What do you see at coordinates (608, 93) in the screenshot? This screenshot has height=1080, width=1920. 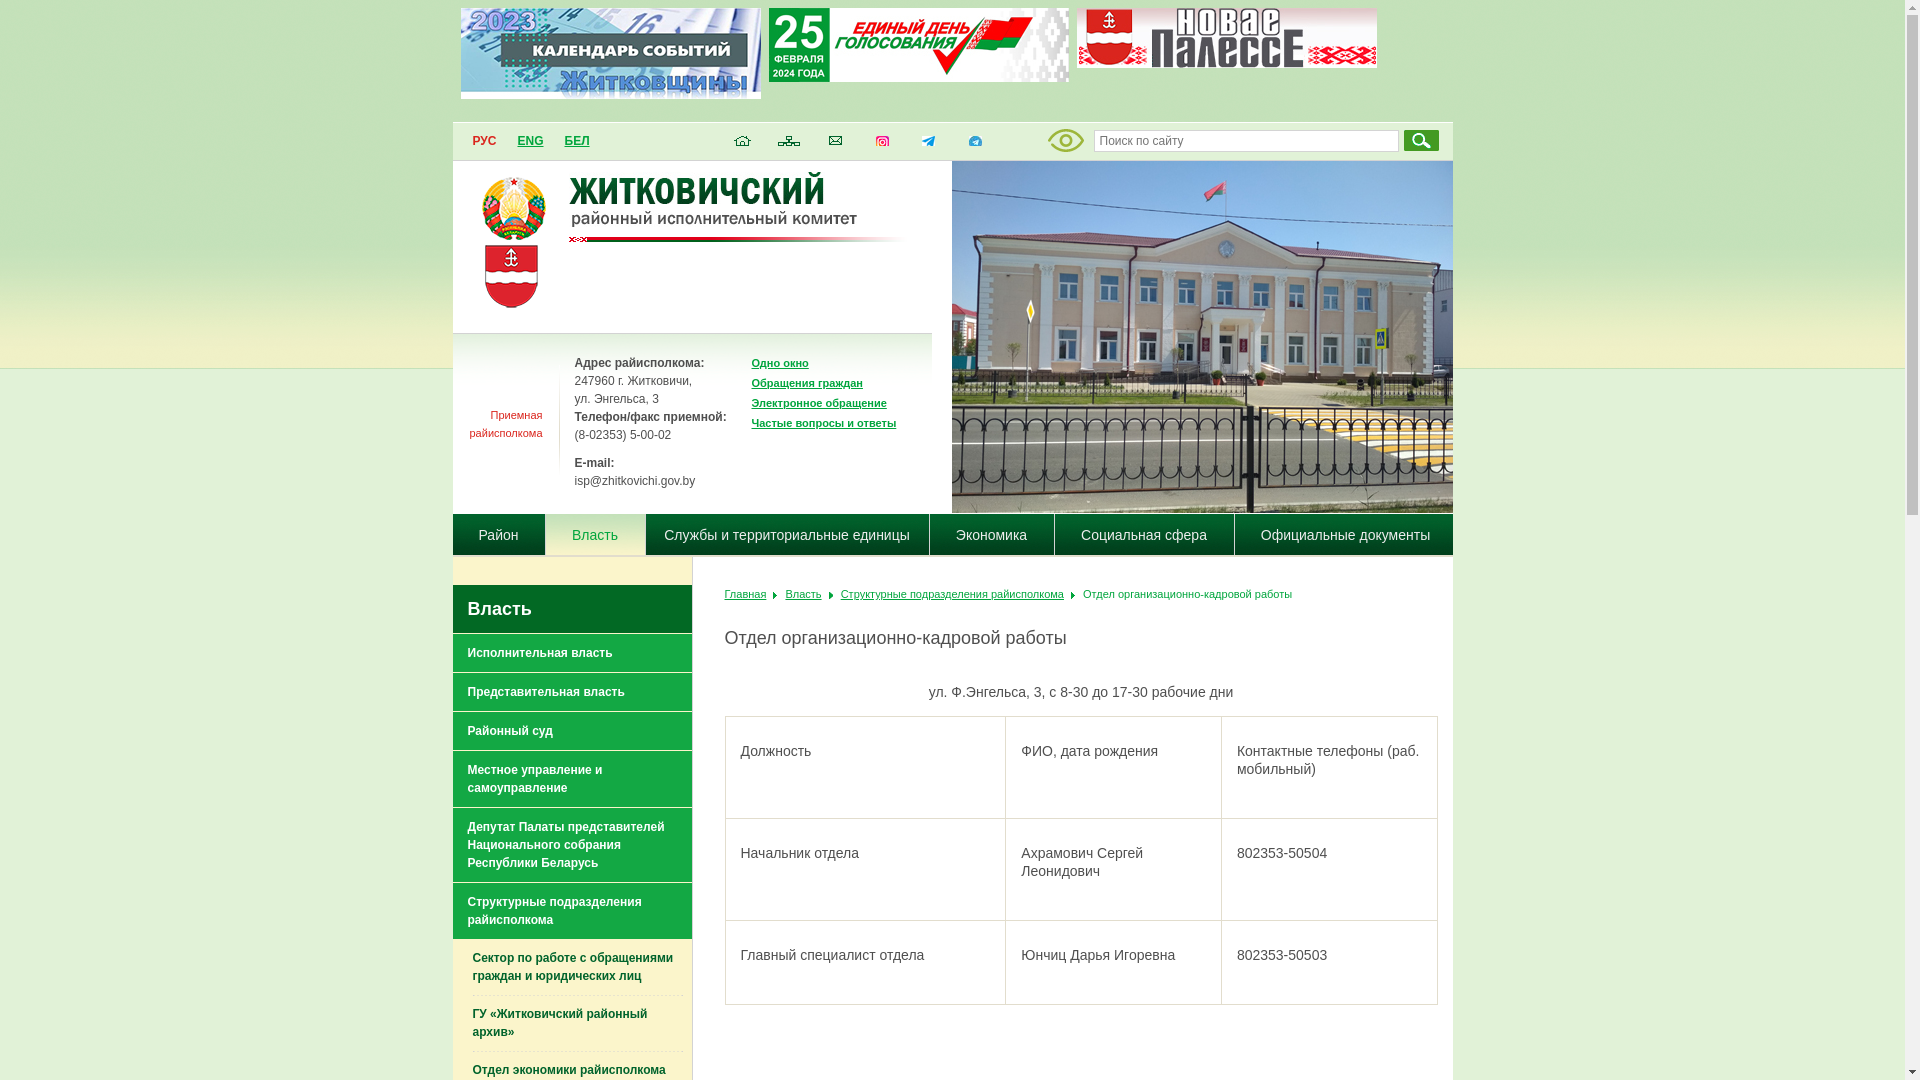 I see `'kalendar23'` at bounding box center [608, 93].